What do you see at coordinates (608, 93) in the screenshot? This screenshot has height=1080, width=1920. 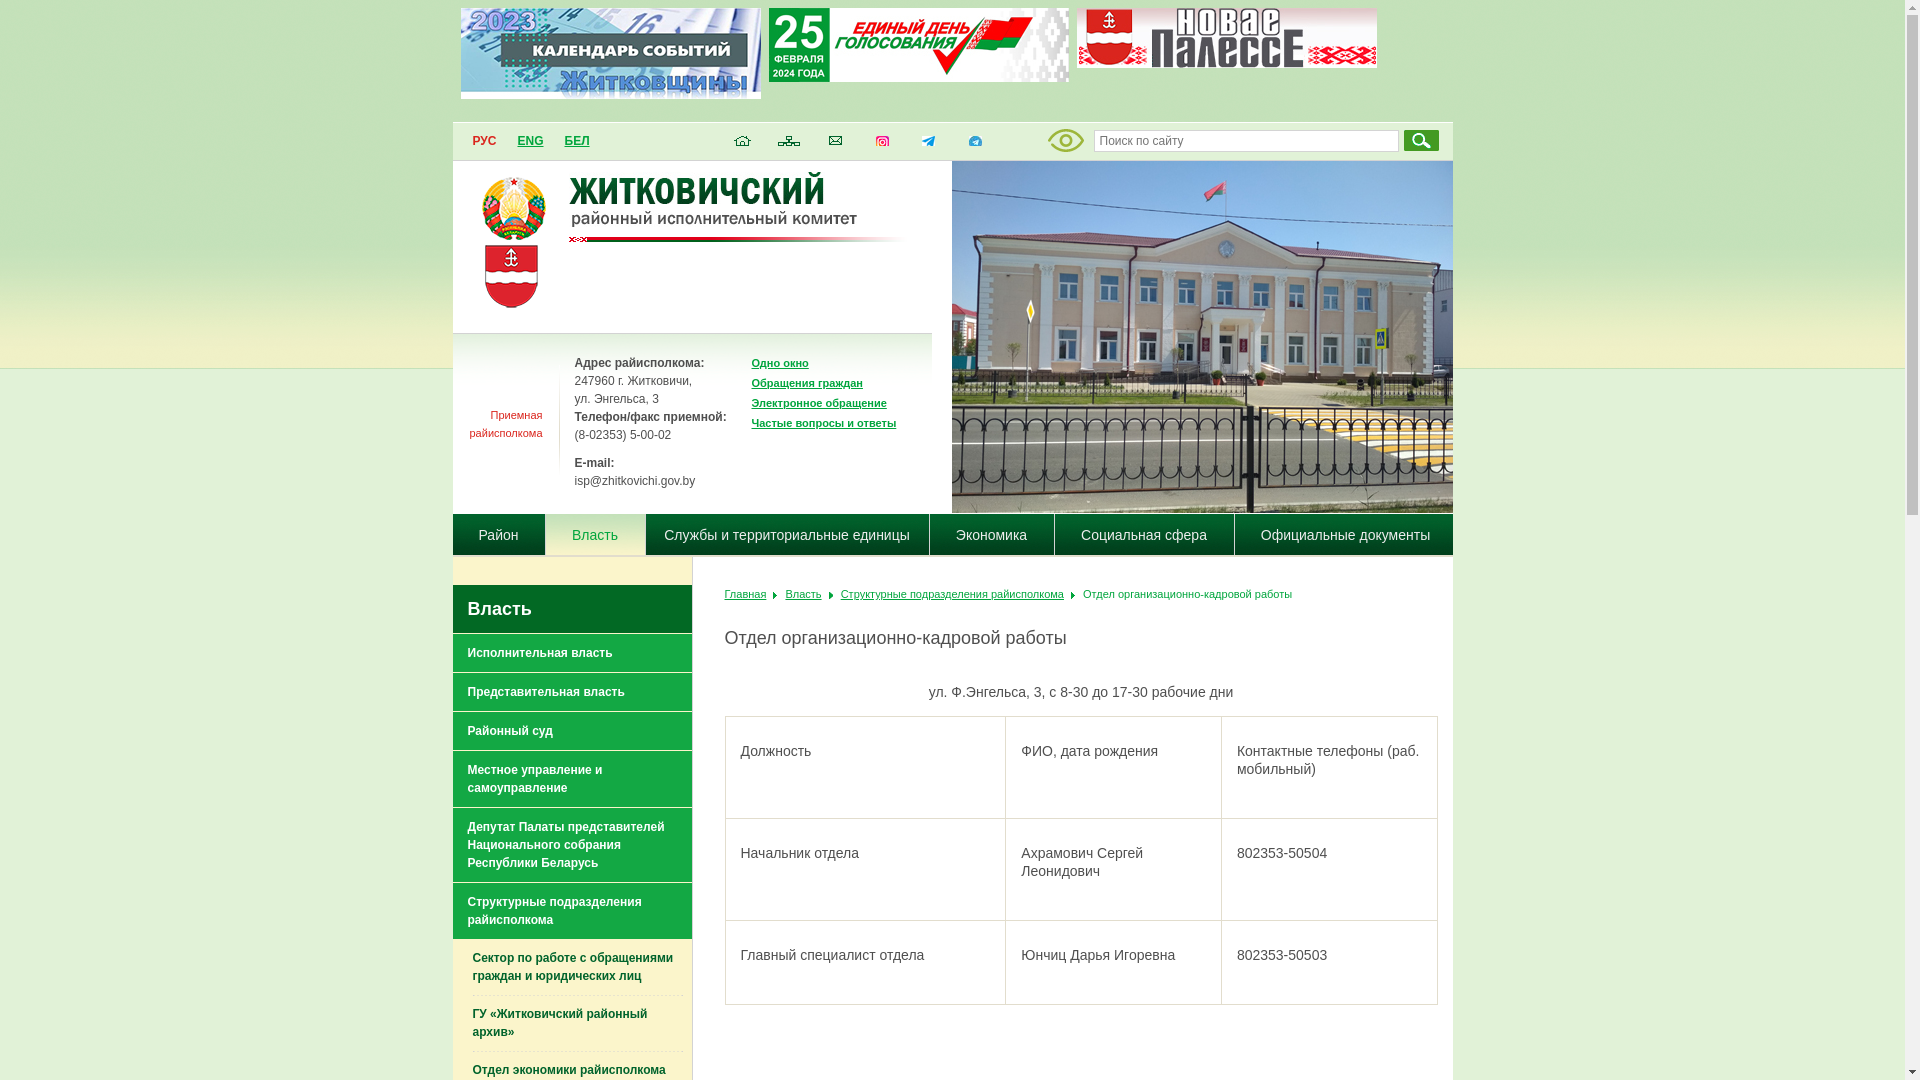 I see `'kalendar23'` at bounding box center [608, 93].